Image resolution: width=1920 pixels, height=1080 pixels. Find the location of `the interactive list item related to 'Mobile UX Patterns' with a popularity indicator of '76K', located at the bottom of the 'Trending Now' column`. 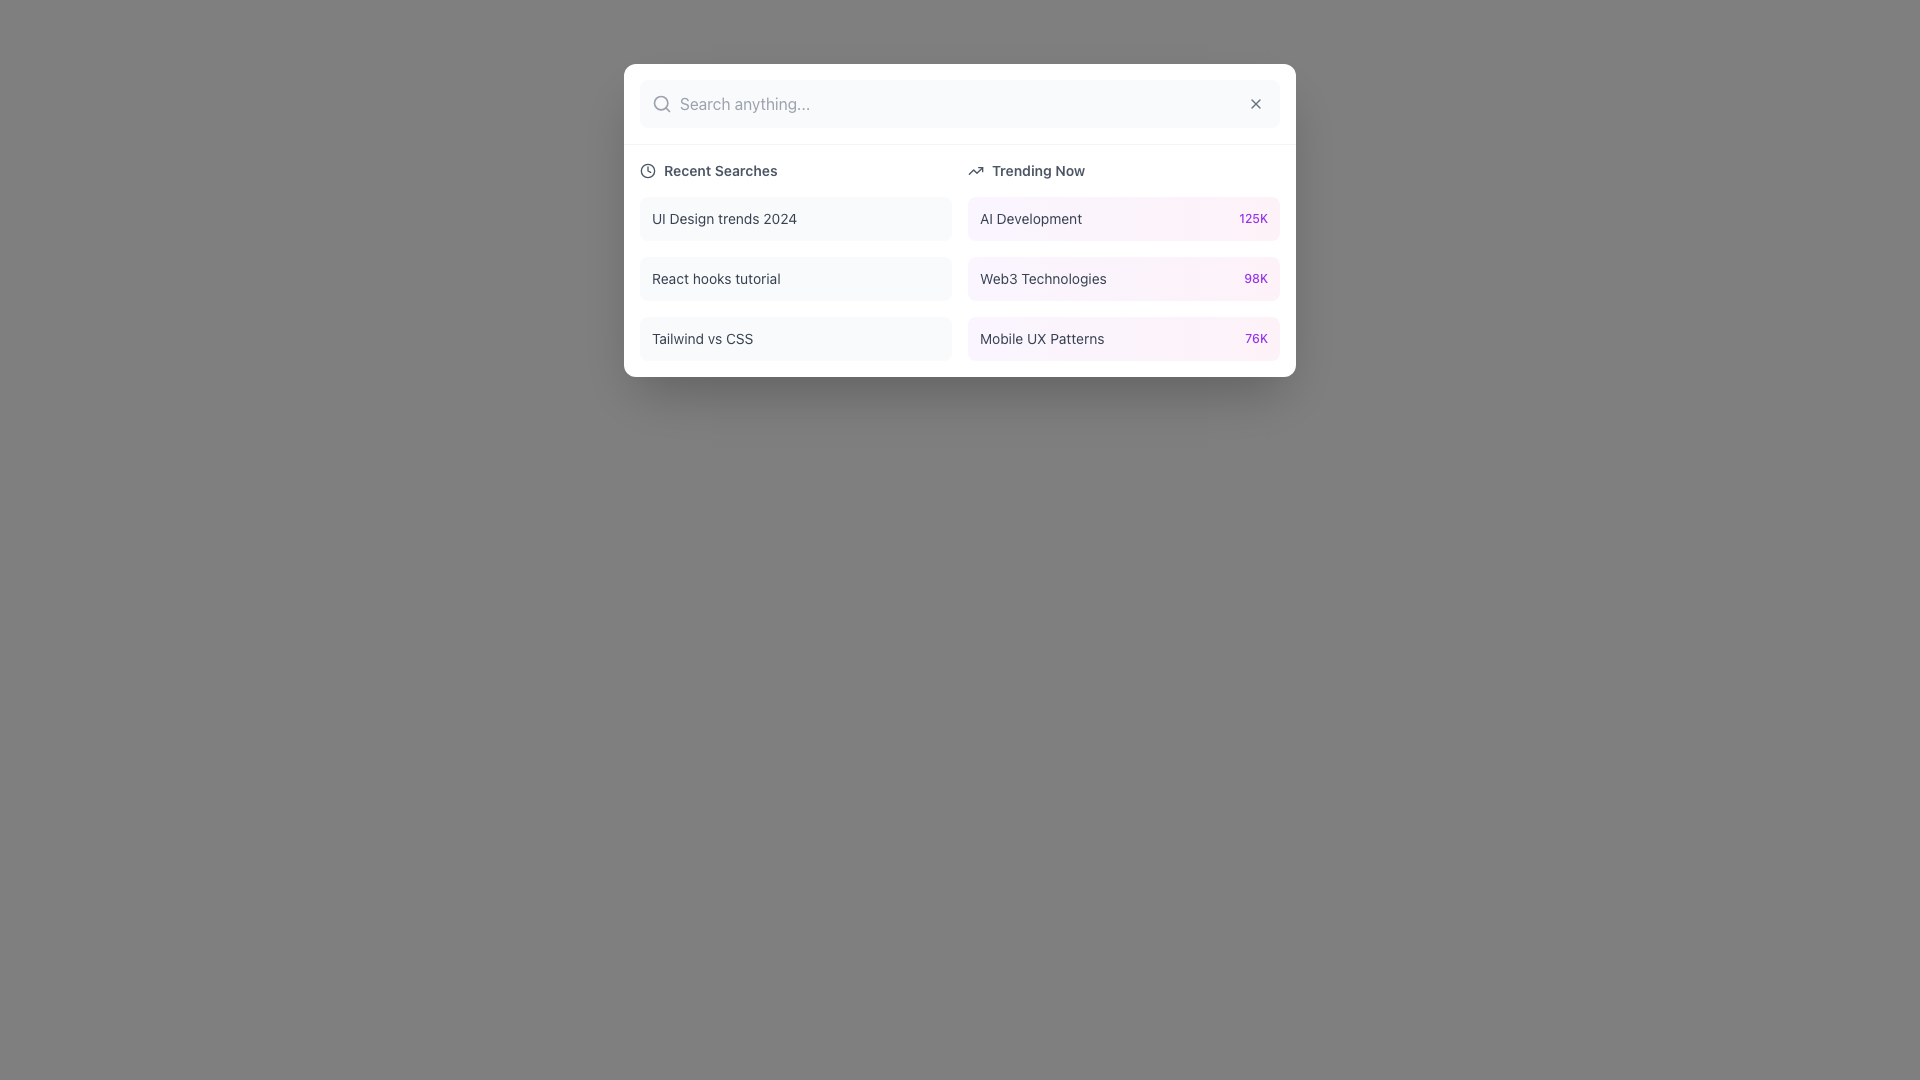

the interactive list item related to 'Mobile UX Patterns' with a popularity indicator of '76K', located at the bottom of the 'Trending Now' column is located at coordinates (1123, 338).